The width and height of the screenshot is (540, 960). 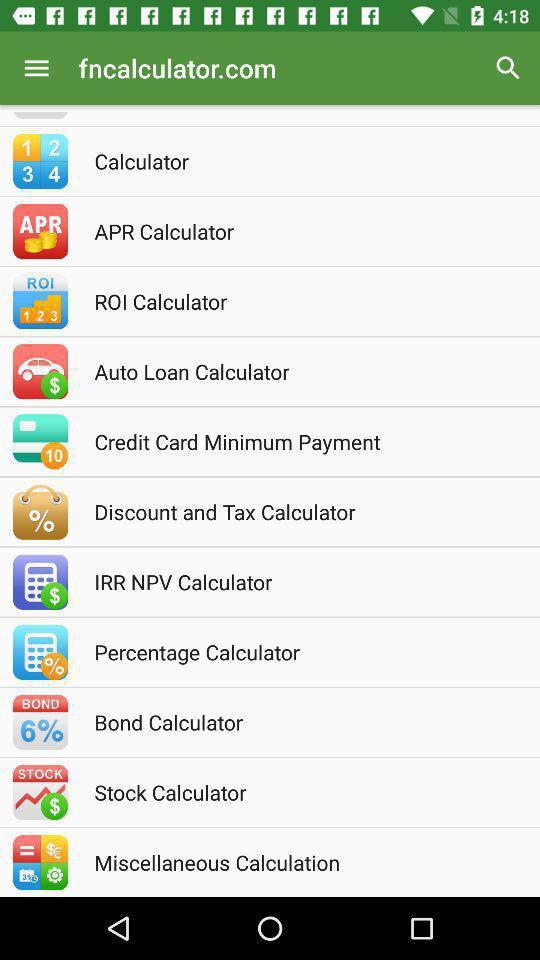 What do you see at coordinates (296, 301) in the screenshot?
I see `the roi calculator icon` at bounding box center [296, 301].